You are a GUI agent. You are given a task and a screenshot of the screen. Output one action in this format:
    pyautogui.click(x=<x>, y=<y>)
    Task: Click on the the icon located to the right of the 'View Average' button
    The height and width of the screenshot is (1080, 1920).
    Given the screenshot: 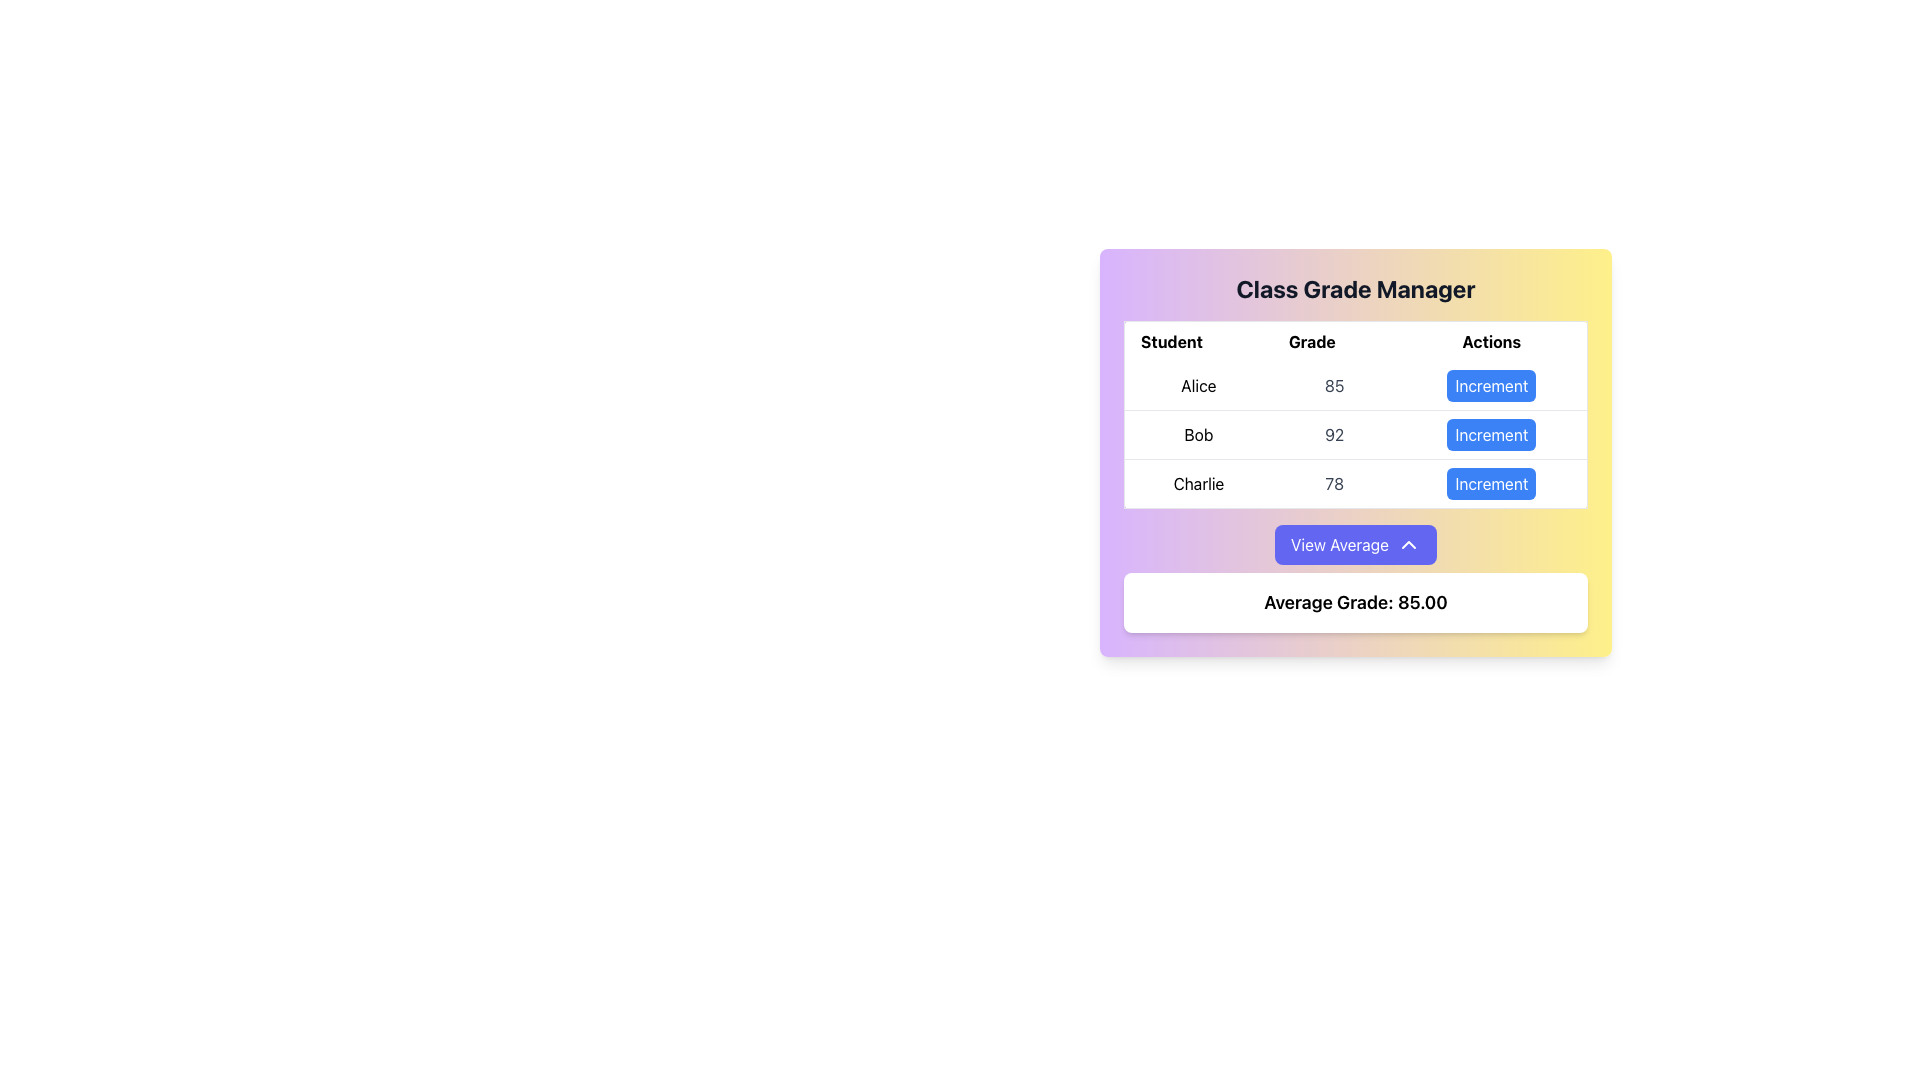 What is the action you would take?
    pyautogui.click(x=1408, y=544)
    